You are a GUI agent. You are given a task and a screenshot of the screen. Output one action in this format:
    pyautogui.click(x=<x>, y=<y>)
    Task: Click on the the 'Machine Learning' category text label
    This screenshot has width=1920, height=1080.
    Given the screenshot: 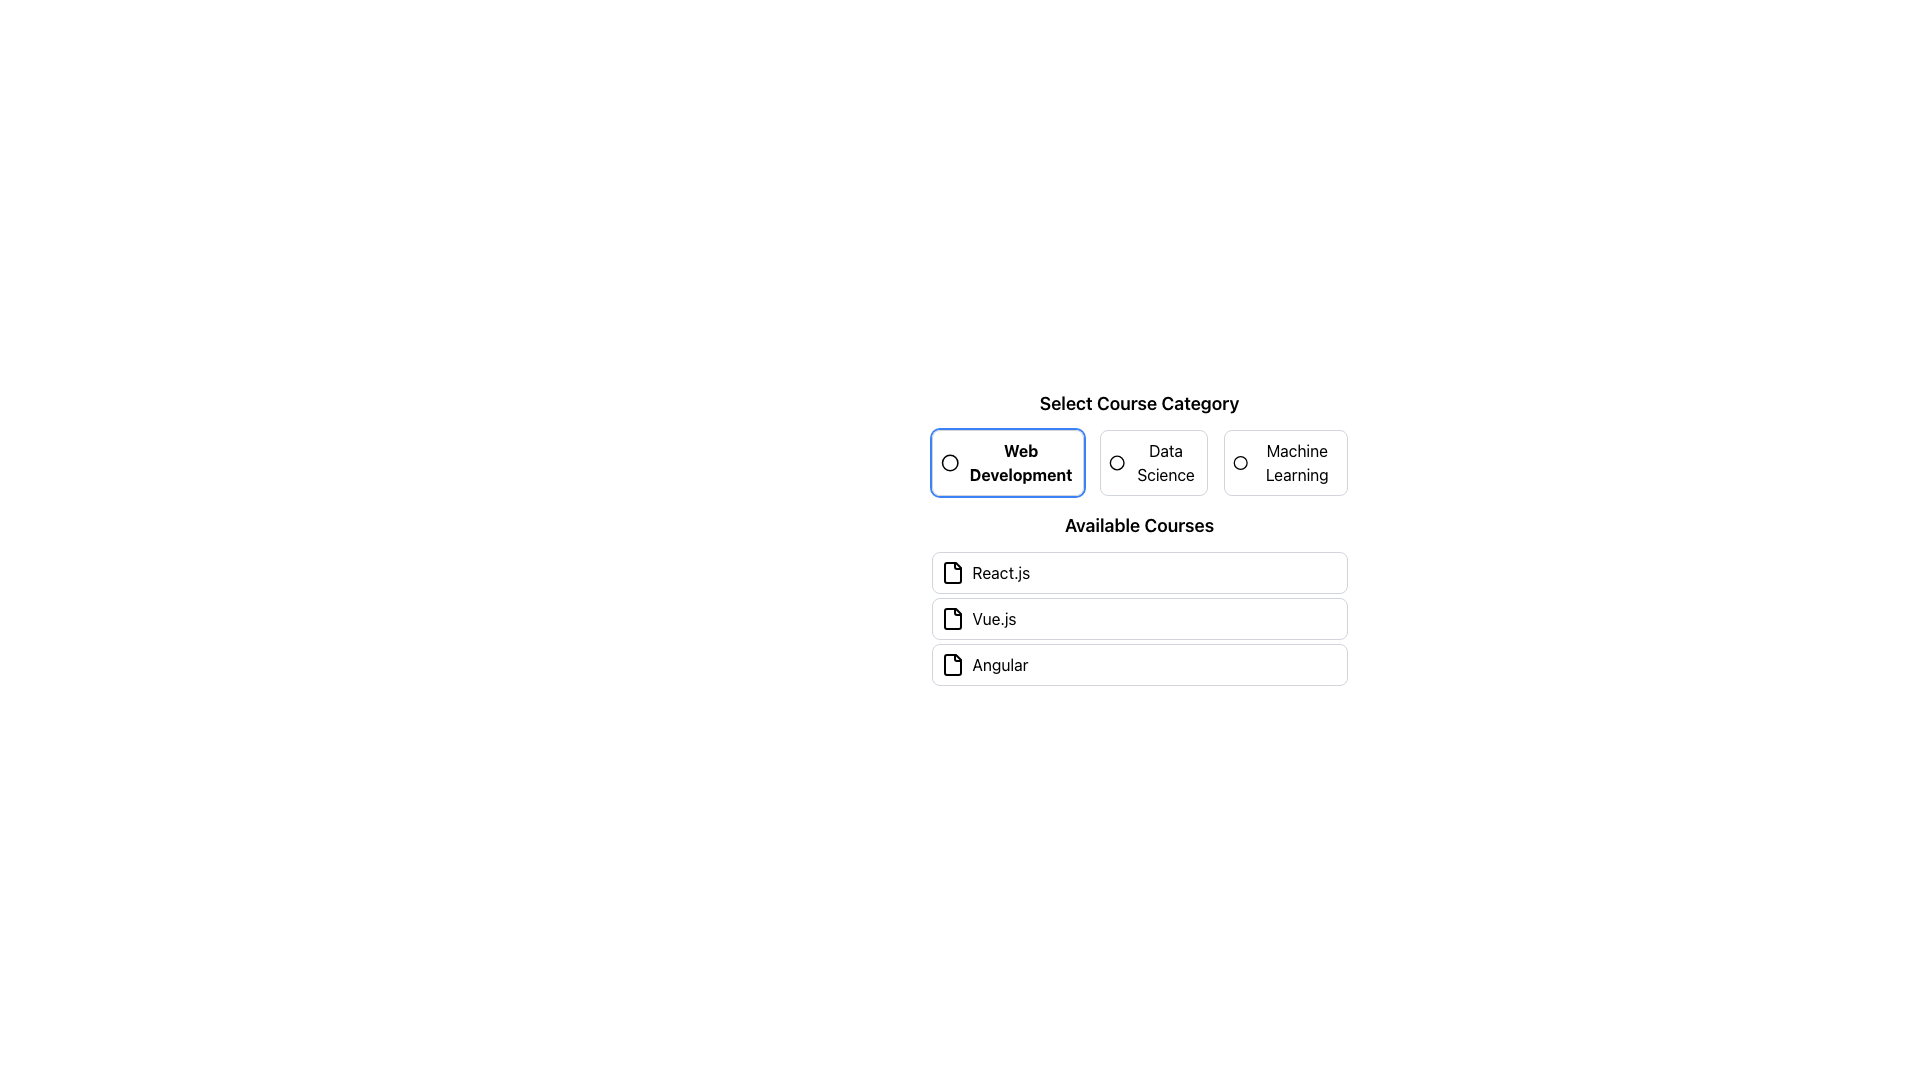 What is the action you would take?
    pyautogui.click(x=1297, y=462)
    